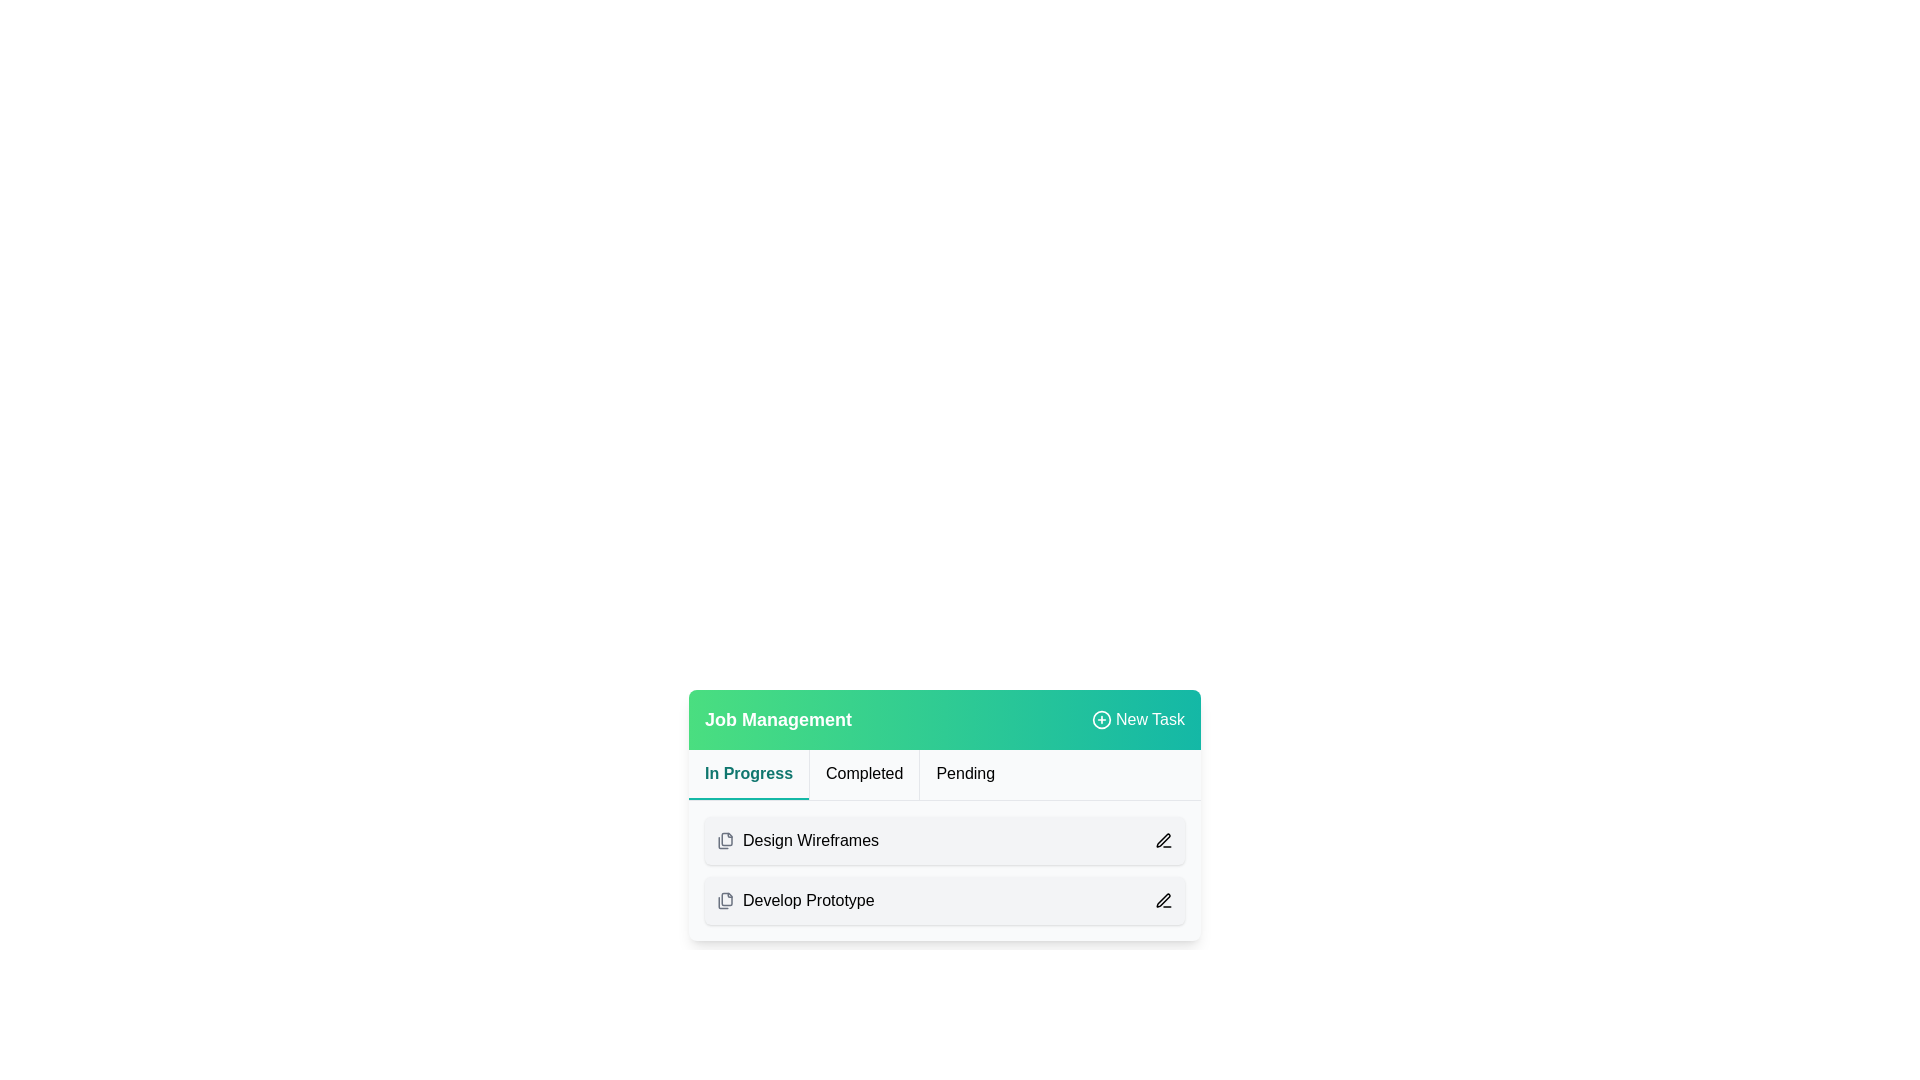  I want to click on the 'Develop Prototype' task label, which is the second item, so click(794, 901).